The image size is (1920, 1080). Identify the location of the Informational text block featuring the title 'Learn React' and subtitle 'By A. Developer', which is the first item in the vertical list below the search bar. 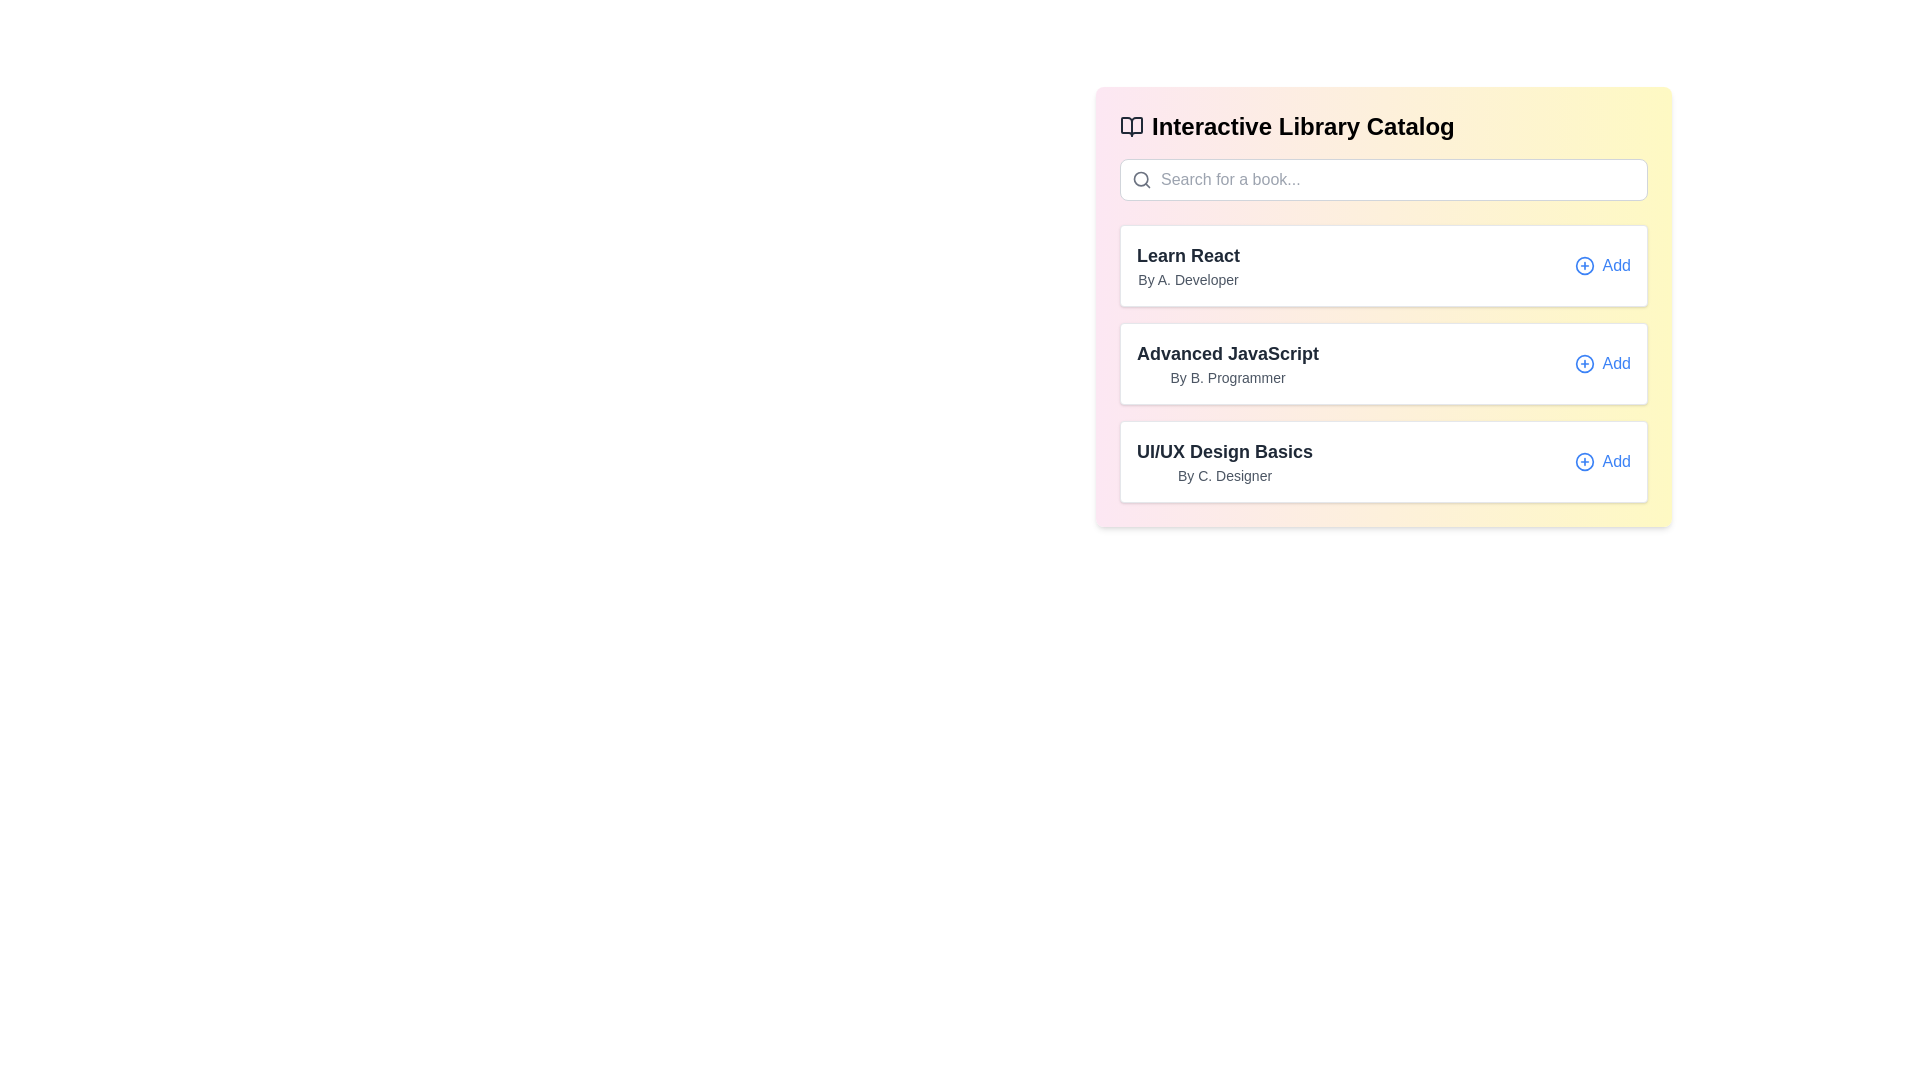
(1188, 265).